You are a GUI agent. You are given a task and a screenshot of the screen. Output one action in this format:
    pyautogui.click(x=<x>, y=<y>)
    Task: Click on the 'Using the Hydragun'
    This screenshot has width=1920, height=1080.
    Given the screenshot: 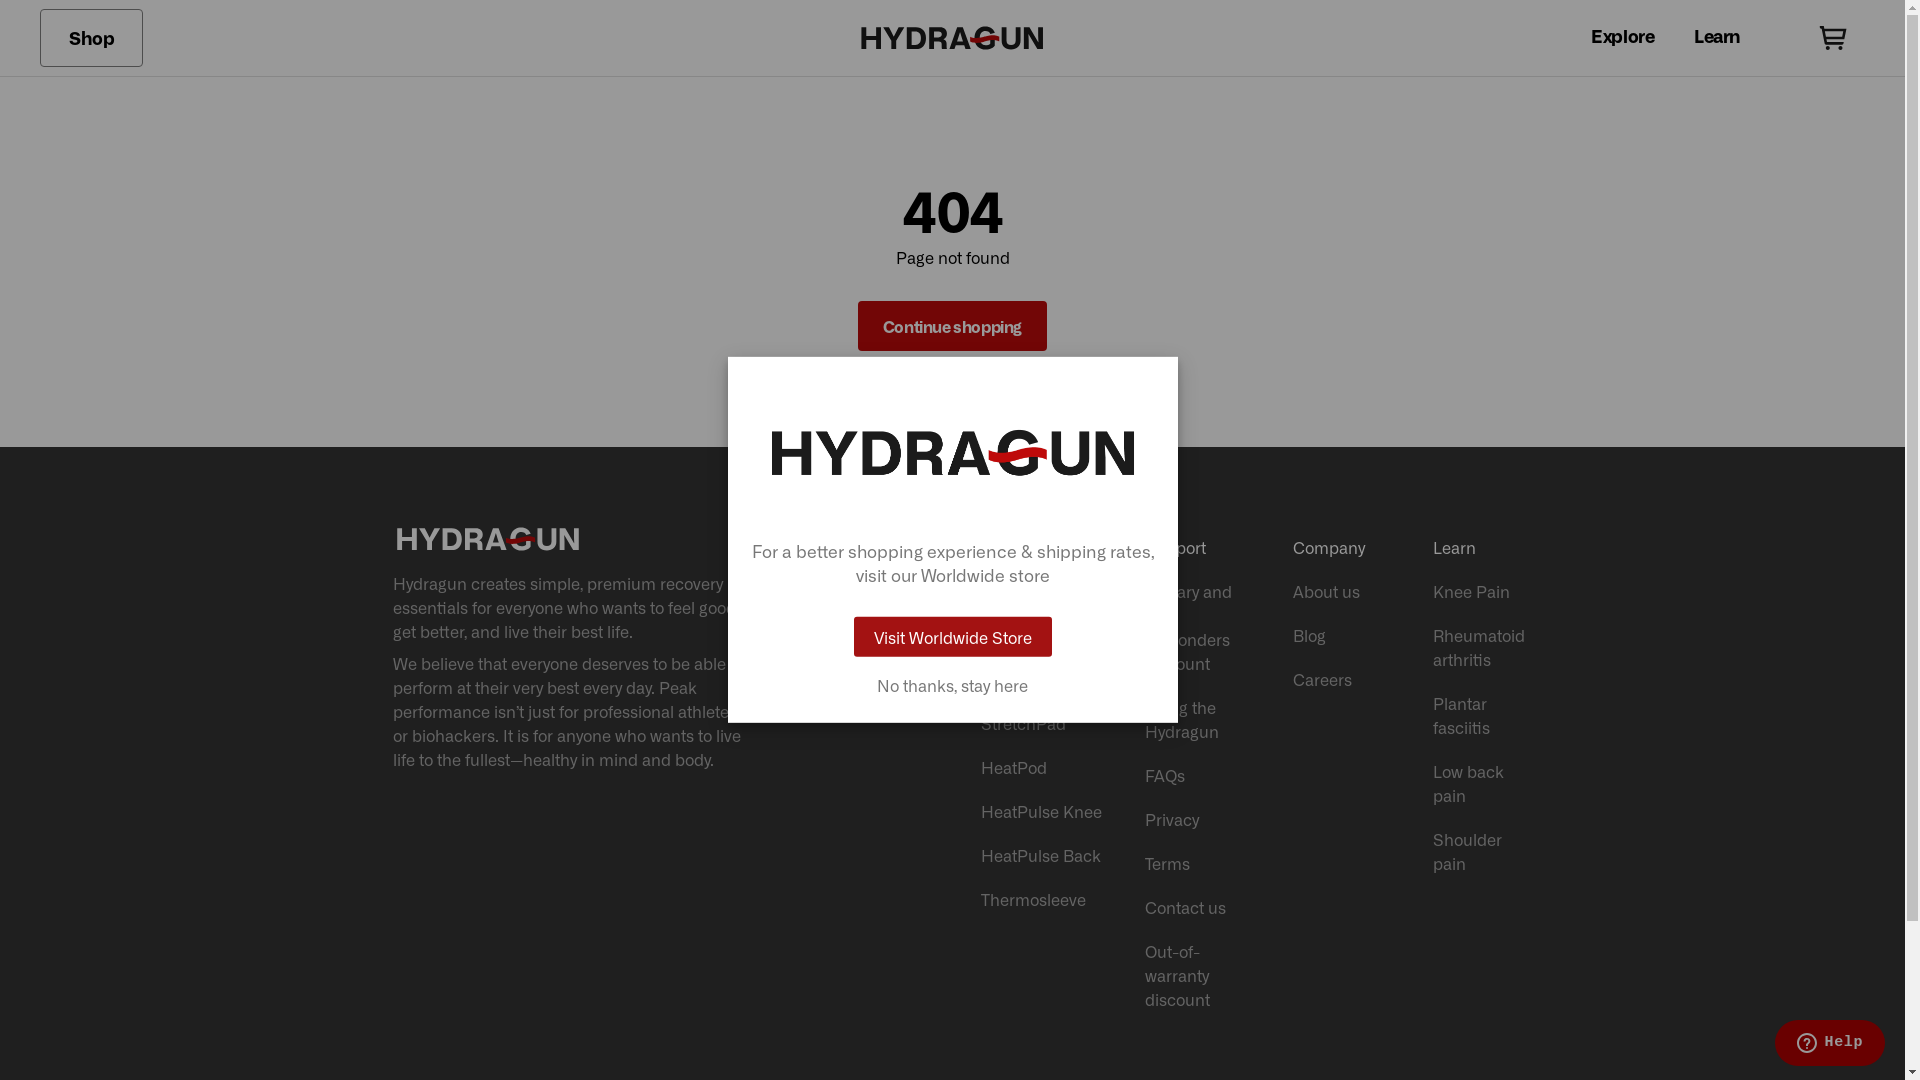 What is the action you would take?
    pyautogui.click(x=1198, y=717)
    